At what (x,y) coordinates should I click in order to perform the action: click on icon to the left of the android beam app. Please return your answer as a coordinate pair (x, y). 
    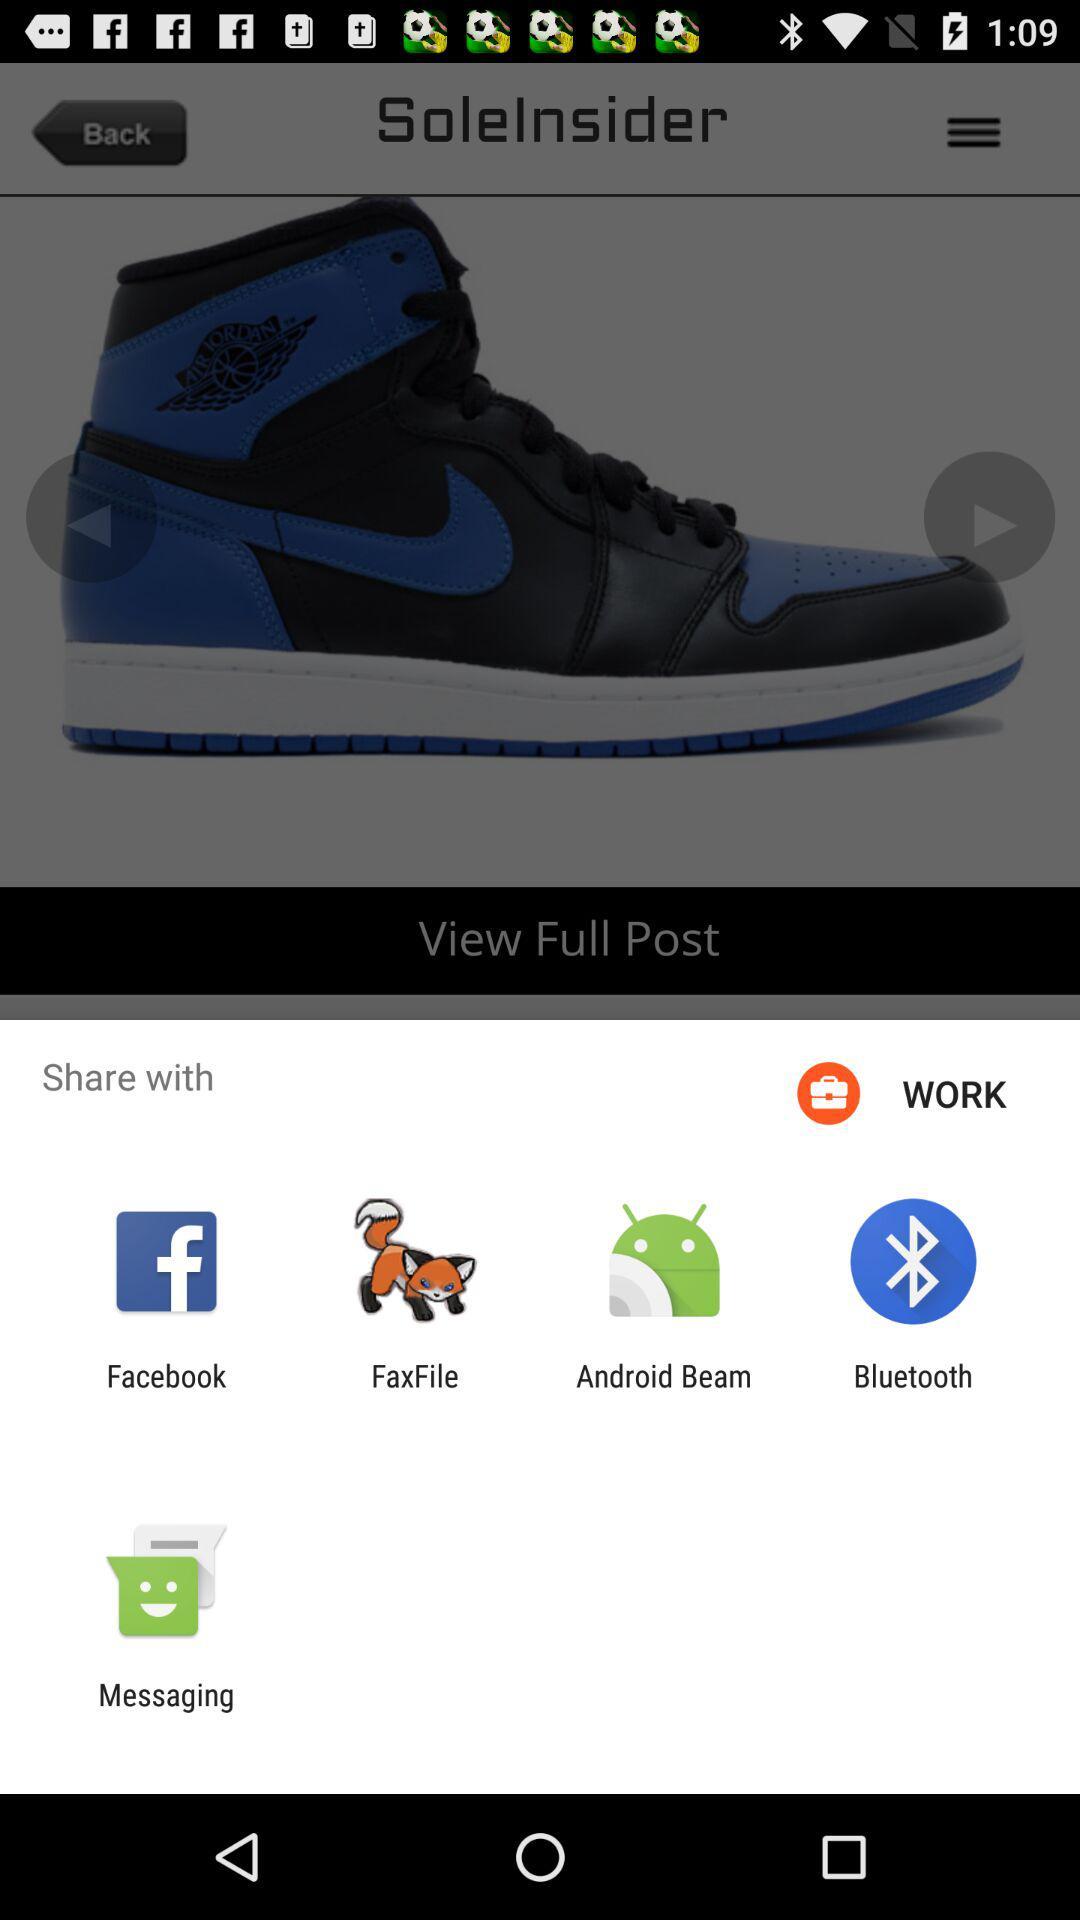
    Looking at the image, I should click on (414, 1392).